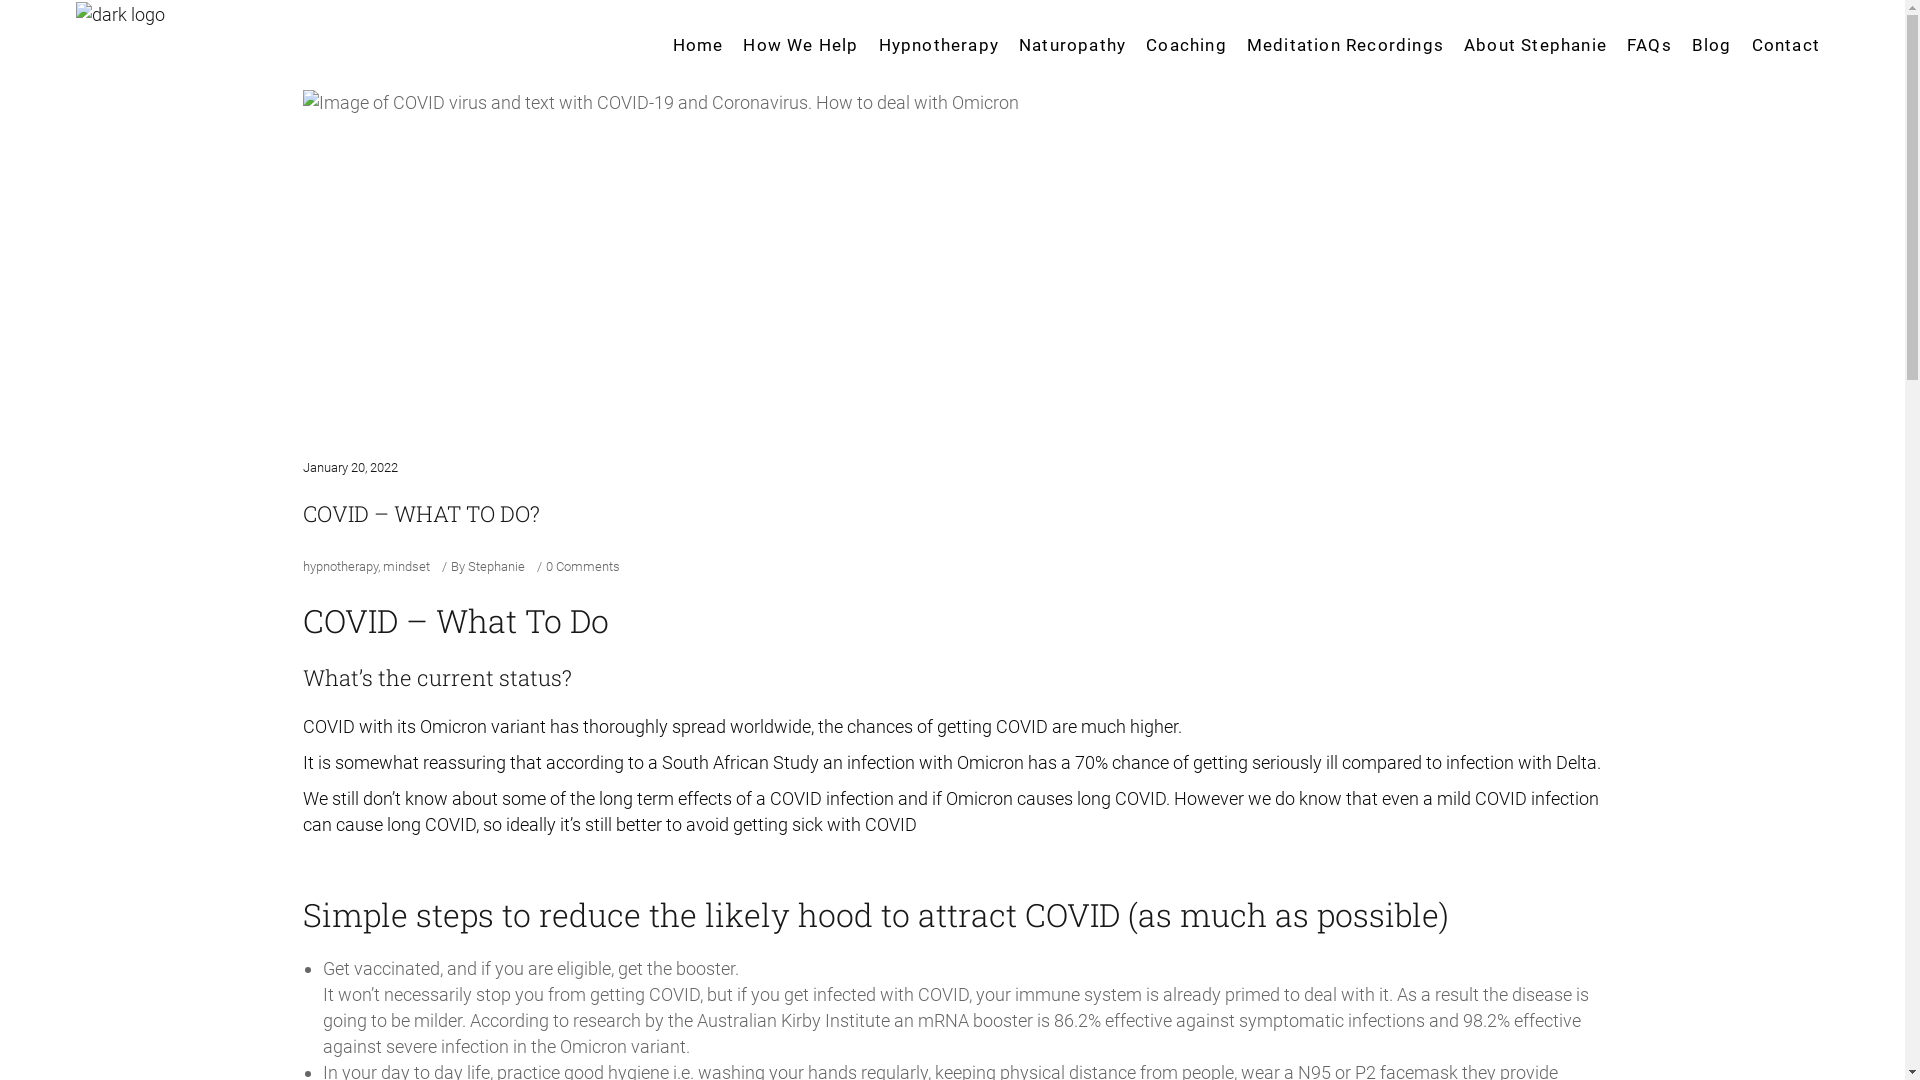  I want to click on 'Coaching', so click(1186, 45).